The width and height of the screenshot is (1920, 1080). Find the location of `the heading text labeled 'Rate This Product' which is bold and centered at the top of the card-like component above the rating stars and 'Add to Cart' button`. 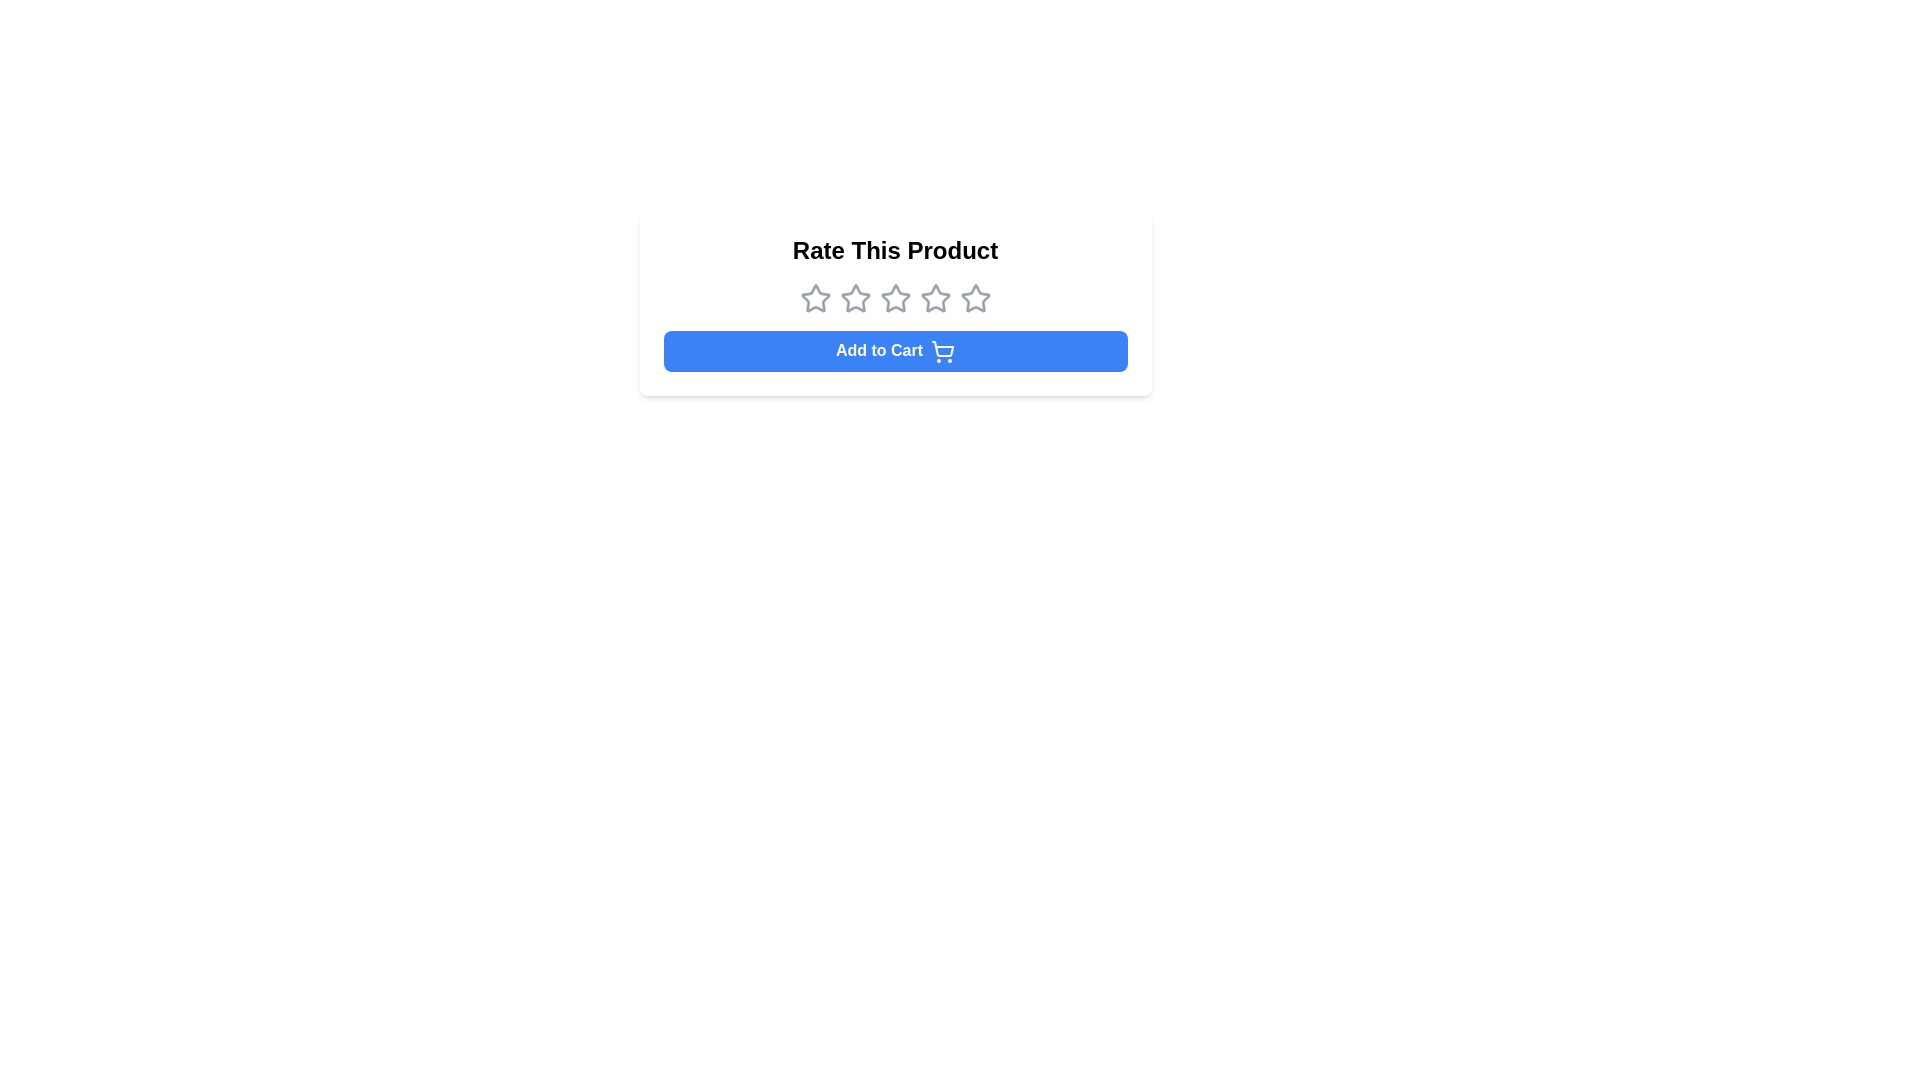

the heading text labeled 'Rate This Product' which is bold and centered at the top of the card-like component above the rating stars and 'Add to Cart' button is located at coordinates (894, 249).